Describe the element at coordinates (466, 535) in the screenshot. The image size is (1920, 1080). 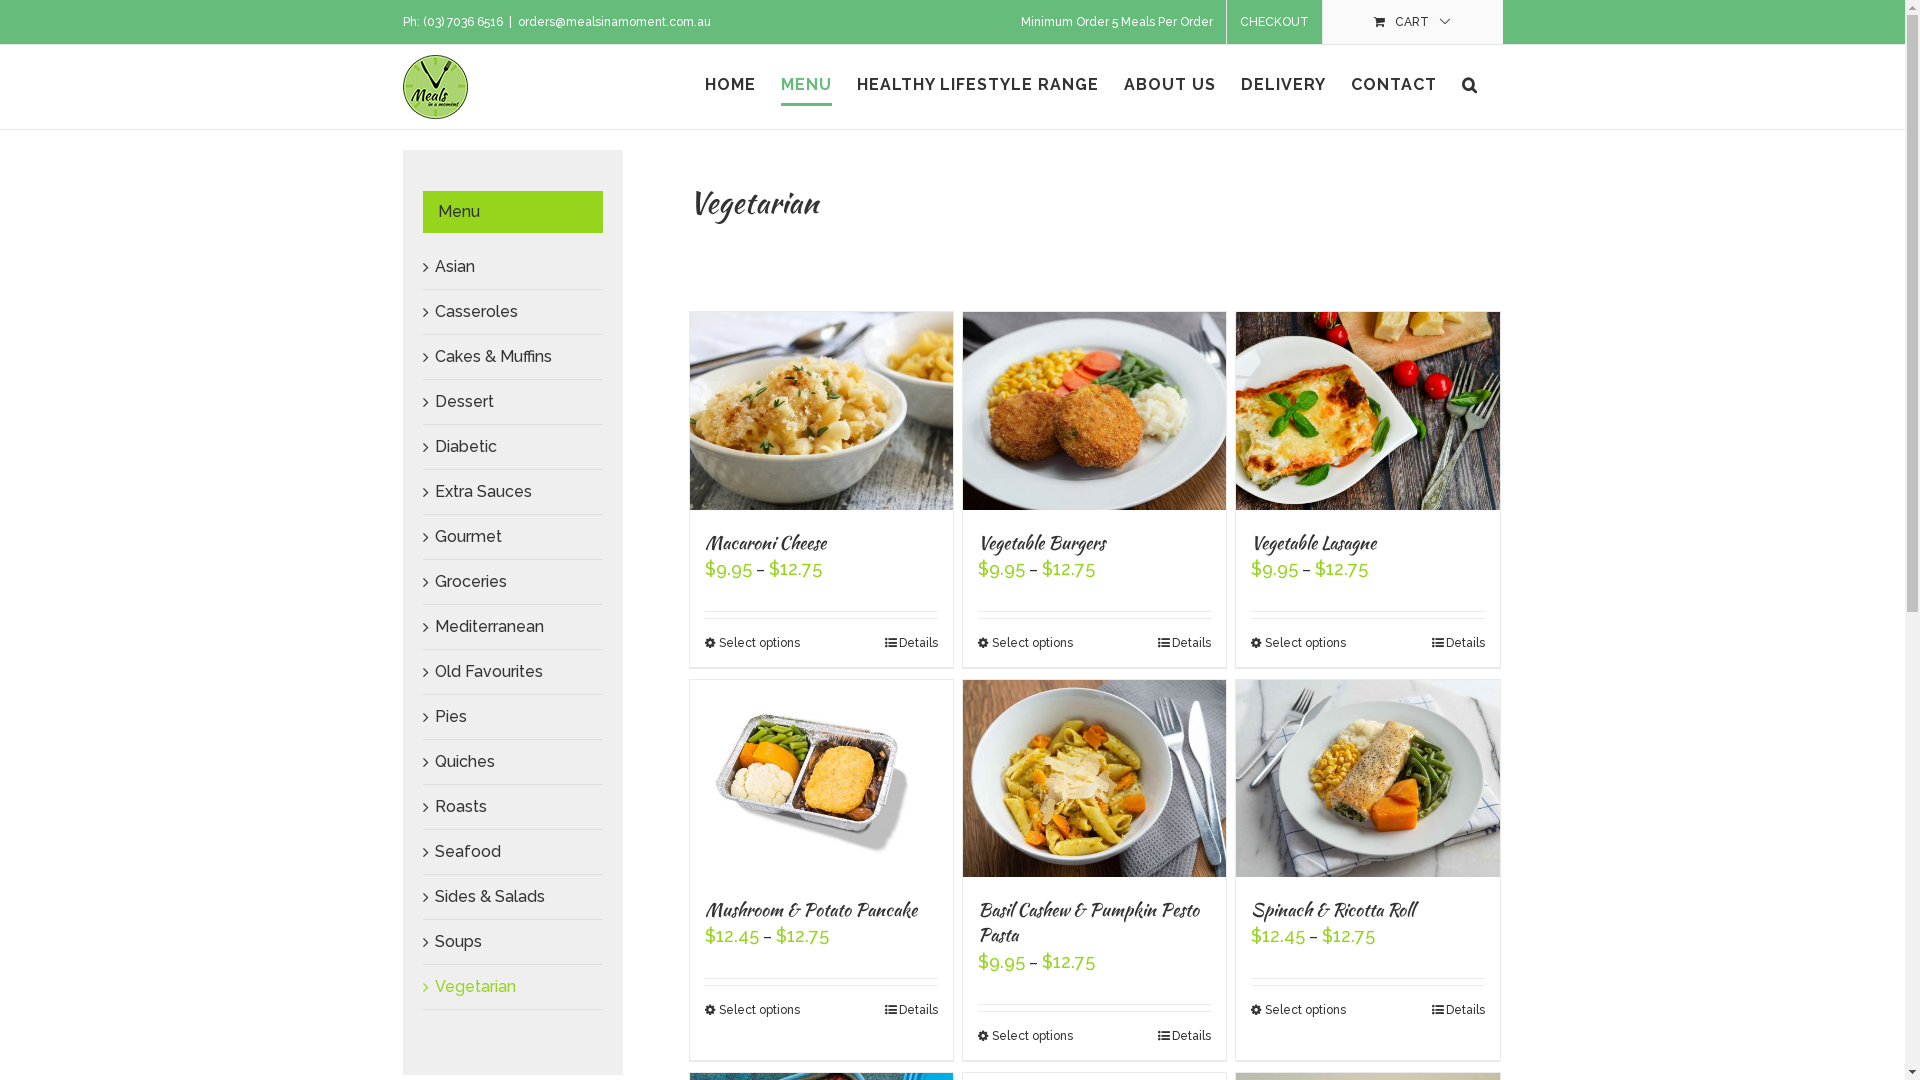
I see `'Gourmet'` at that location.